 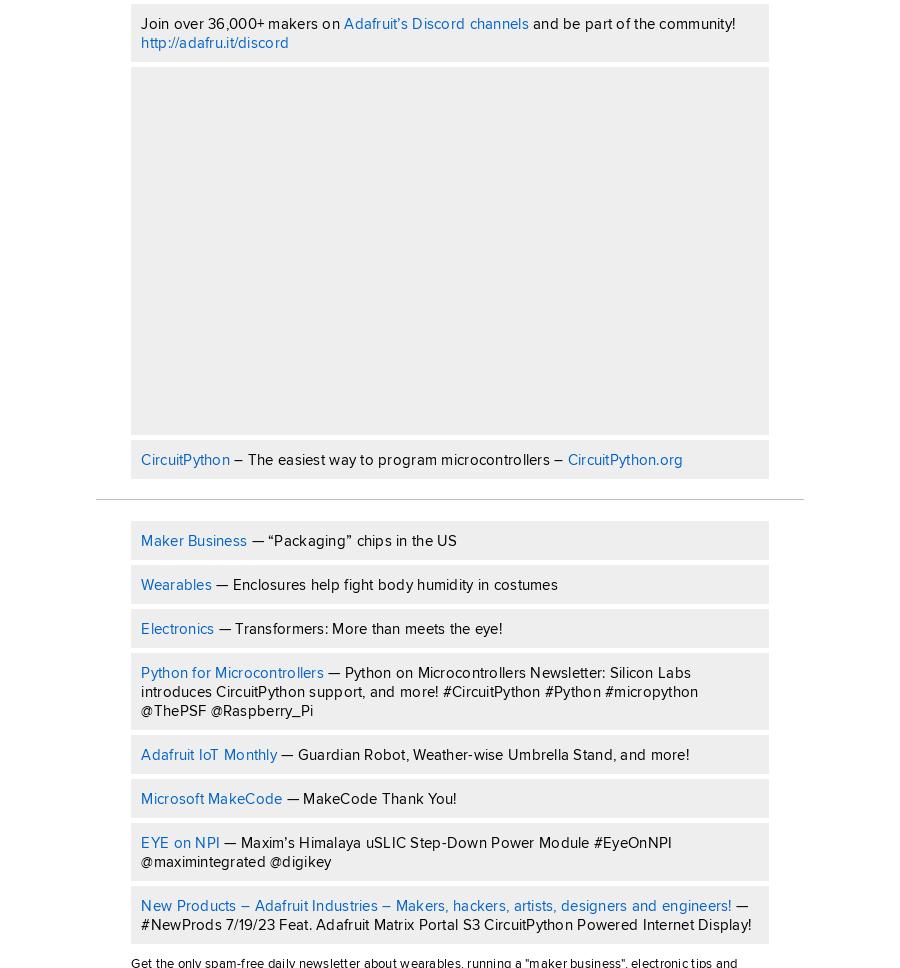 I want to click on 'CircuitPython', so click(x=141, y=457).